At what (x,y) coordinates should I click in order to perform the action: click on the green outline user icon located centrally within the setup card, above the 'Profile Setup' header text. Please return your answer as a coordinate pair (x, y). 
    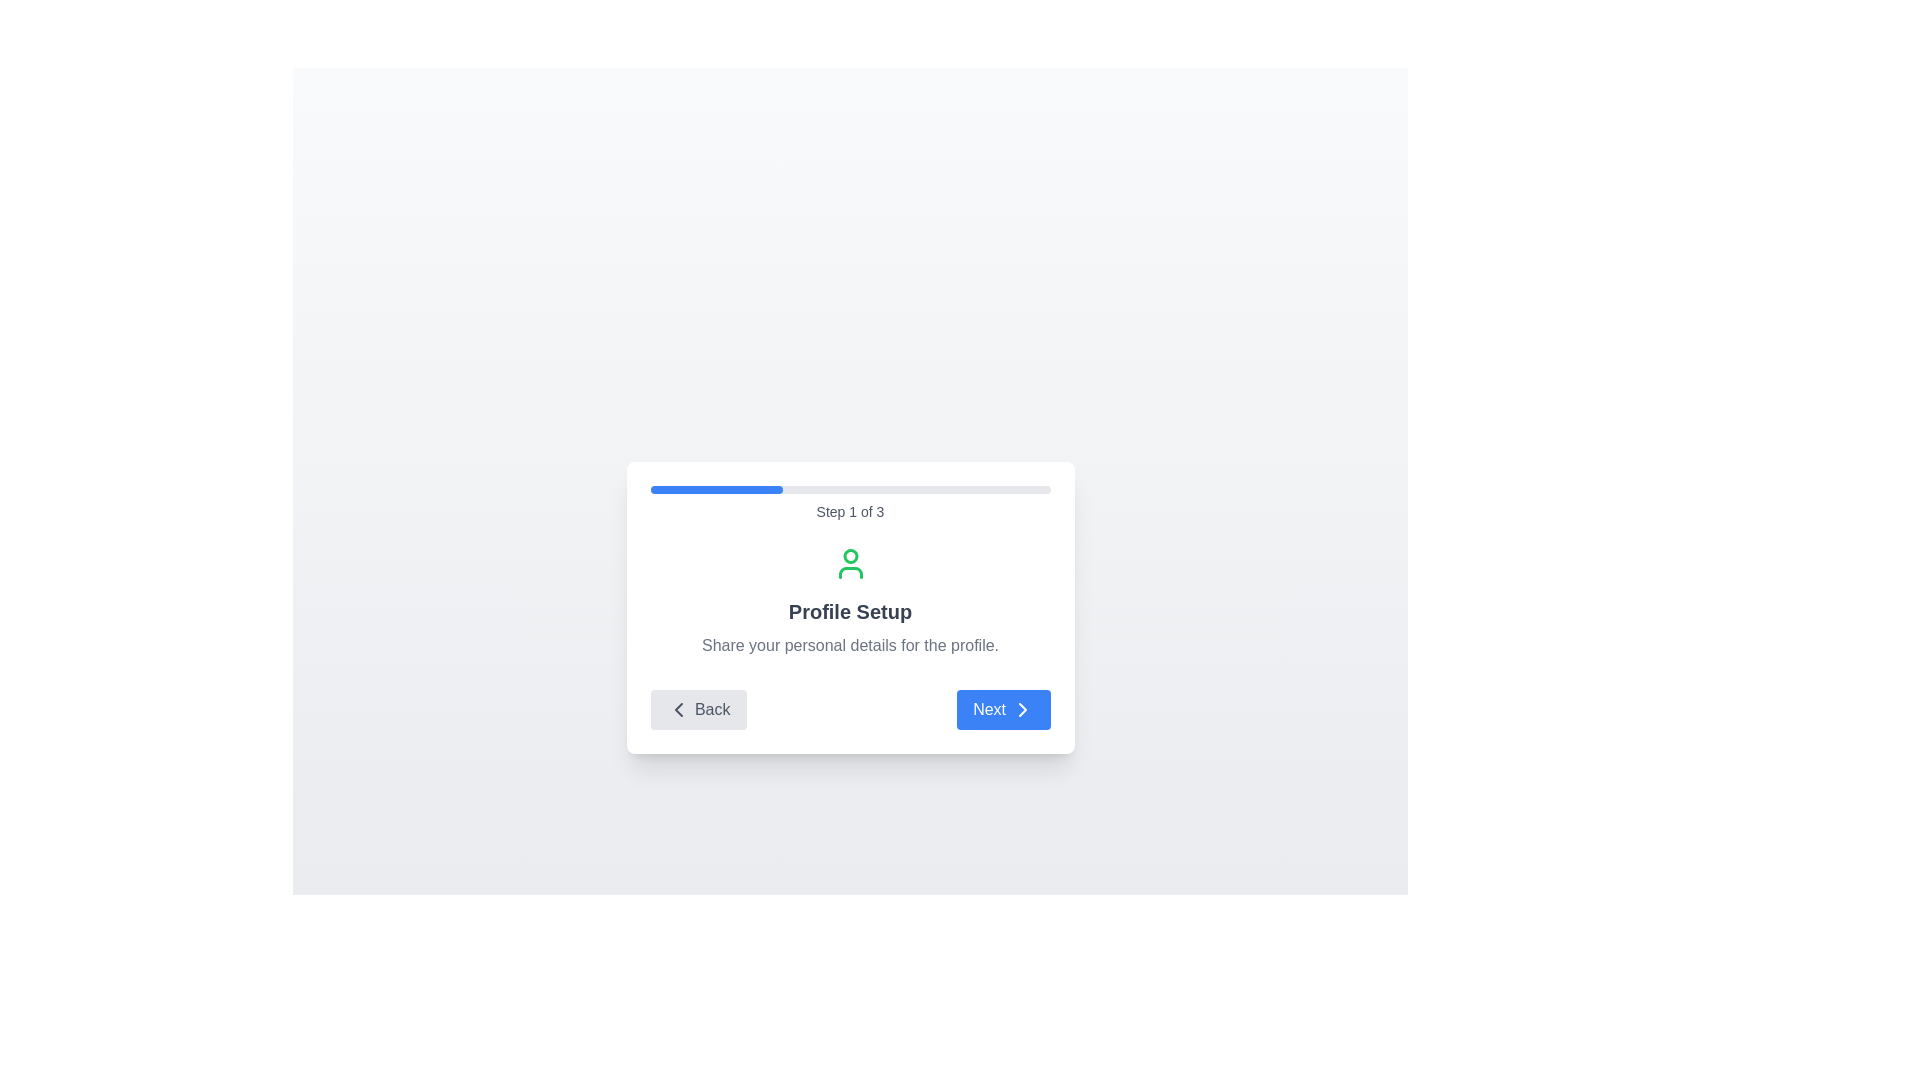
    Looking at the image, I should click on (850, 563).